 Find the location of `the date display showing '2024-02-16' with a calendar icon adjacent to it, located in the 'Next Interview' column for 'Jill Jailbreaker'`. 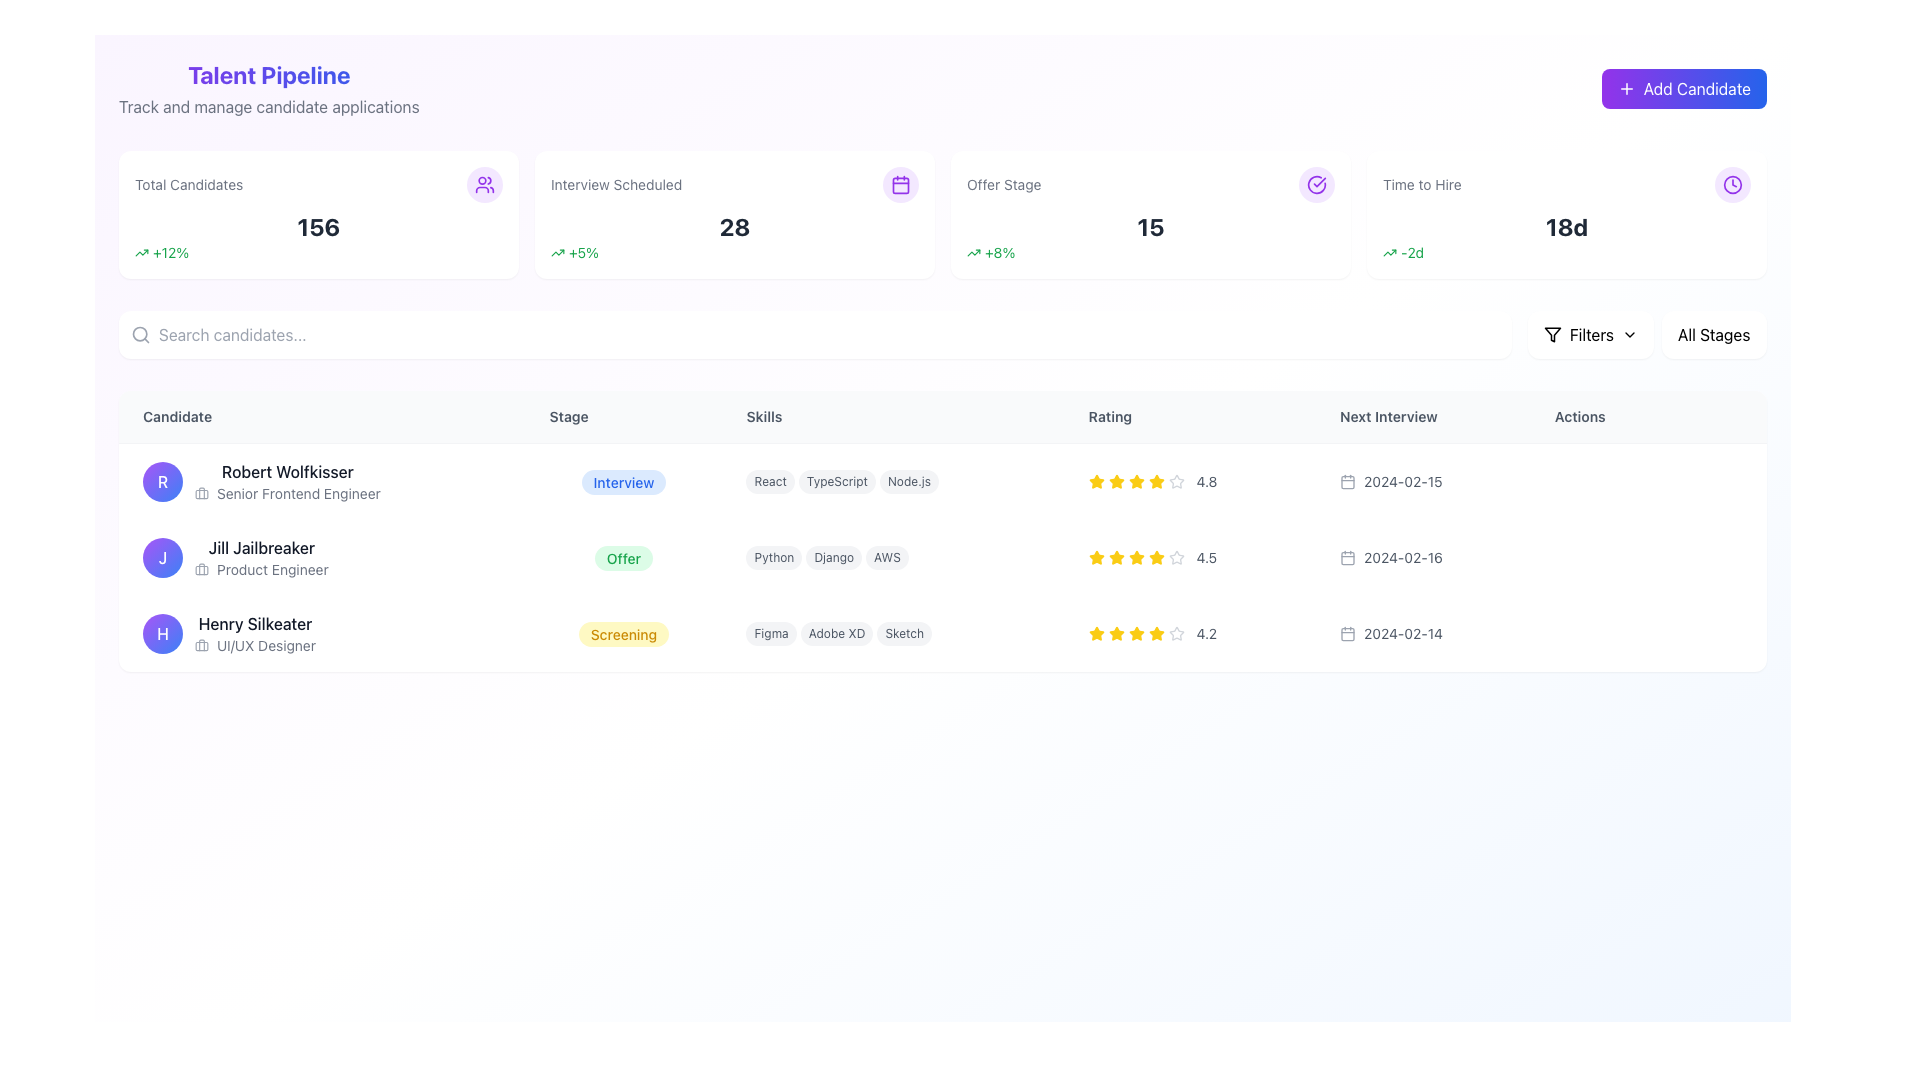

the date display showing '2024-02-16' with a calendar icon adjacent to it, located in the 'Next Interview' column for 'Jill Jailbreaker' is located at coordinates (1422, 558).